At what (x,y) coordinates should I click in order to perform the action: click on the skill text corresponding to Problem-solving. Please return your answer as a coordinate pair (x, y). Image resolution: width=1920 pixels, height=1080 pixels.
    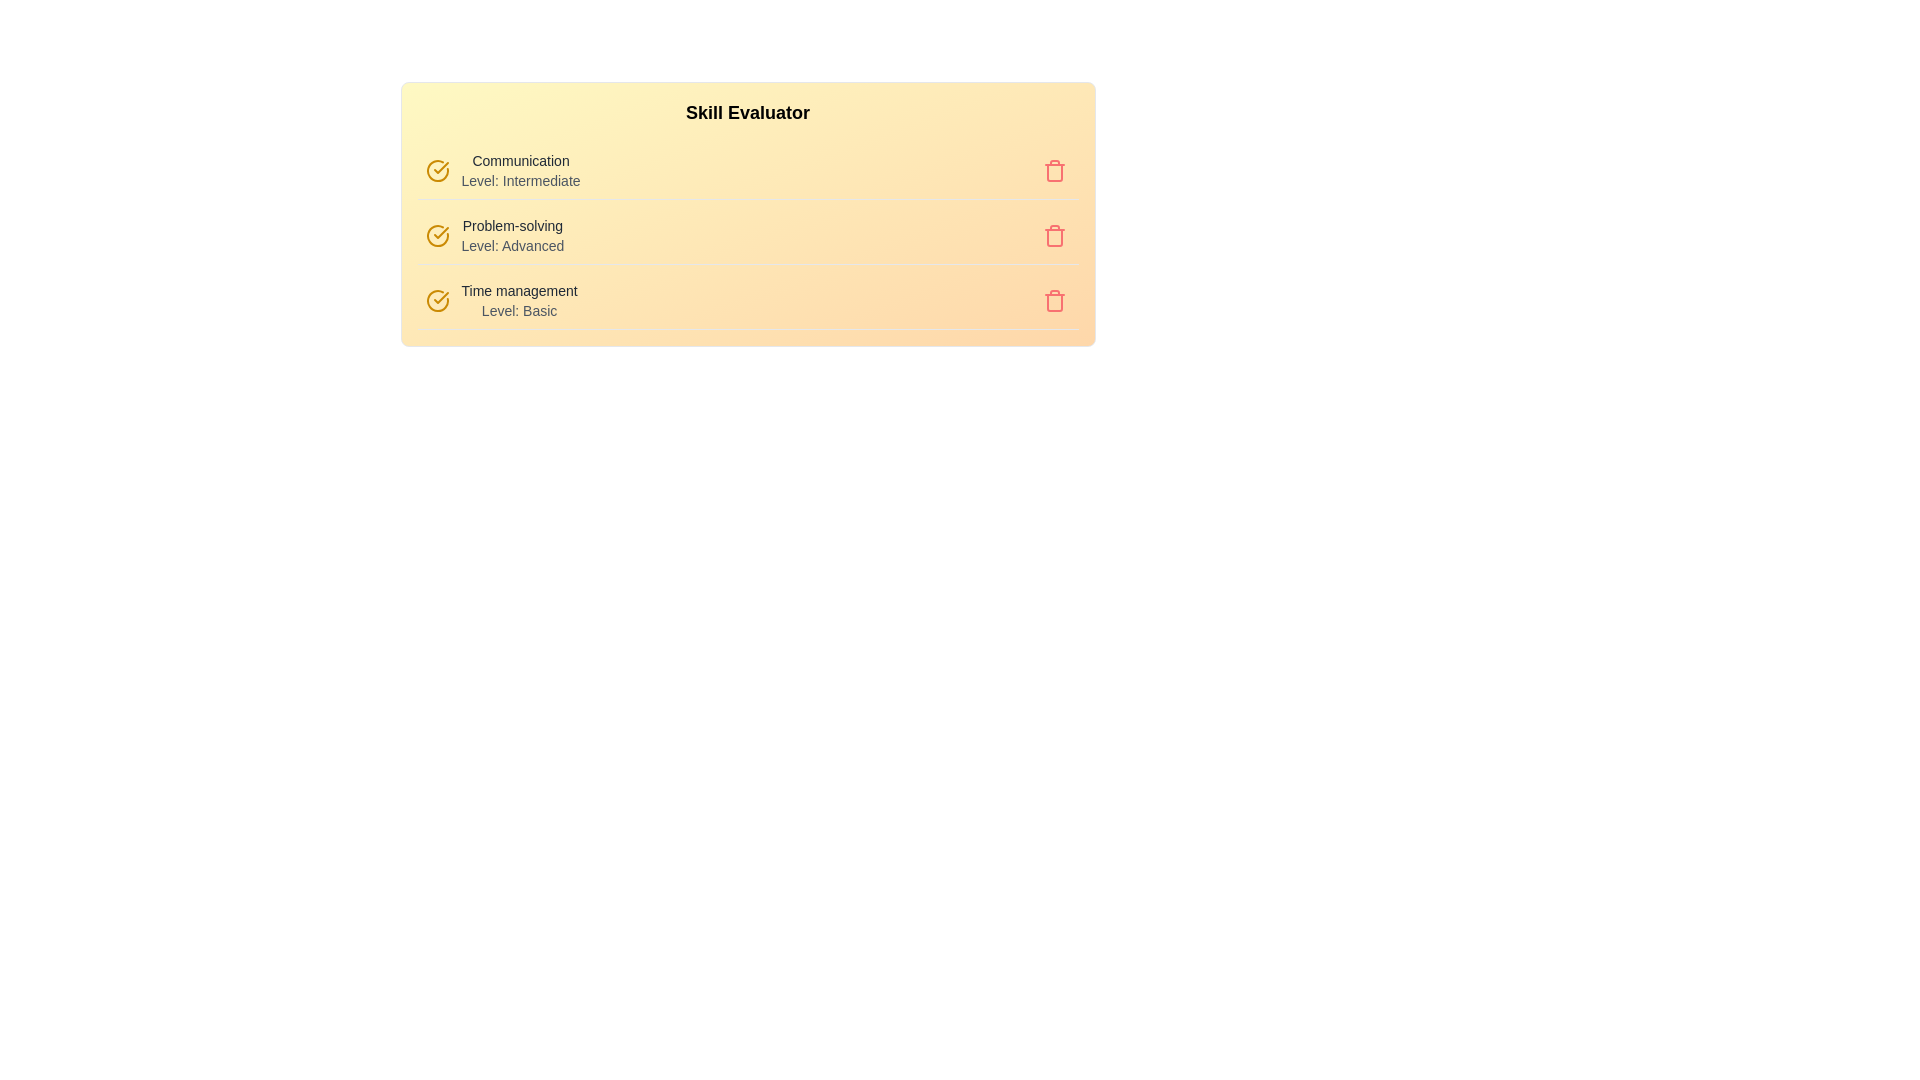
    Looking at the image, I should click on (512, 234).